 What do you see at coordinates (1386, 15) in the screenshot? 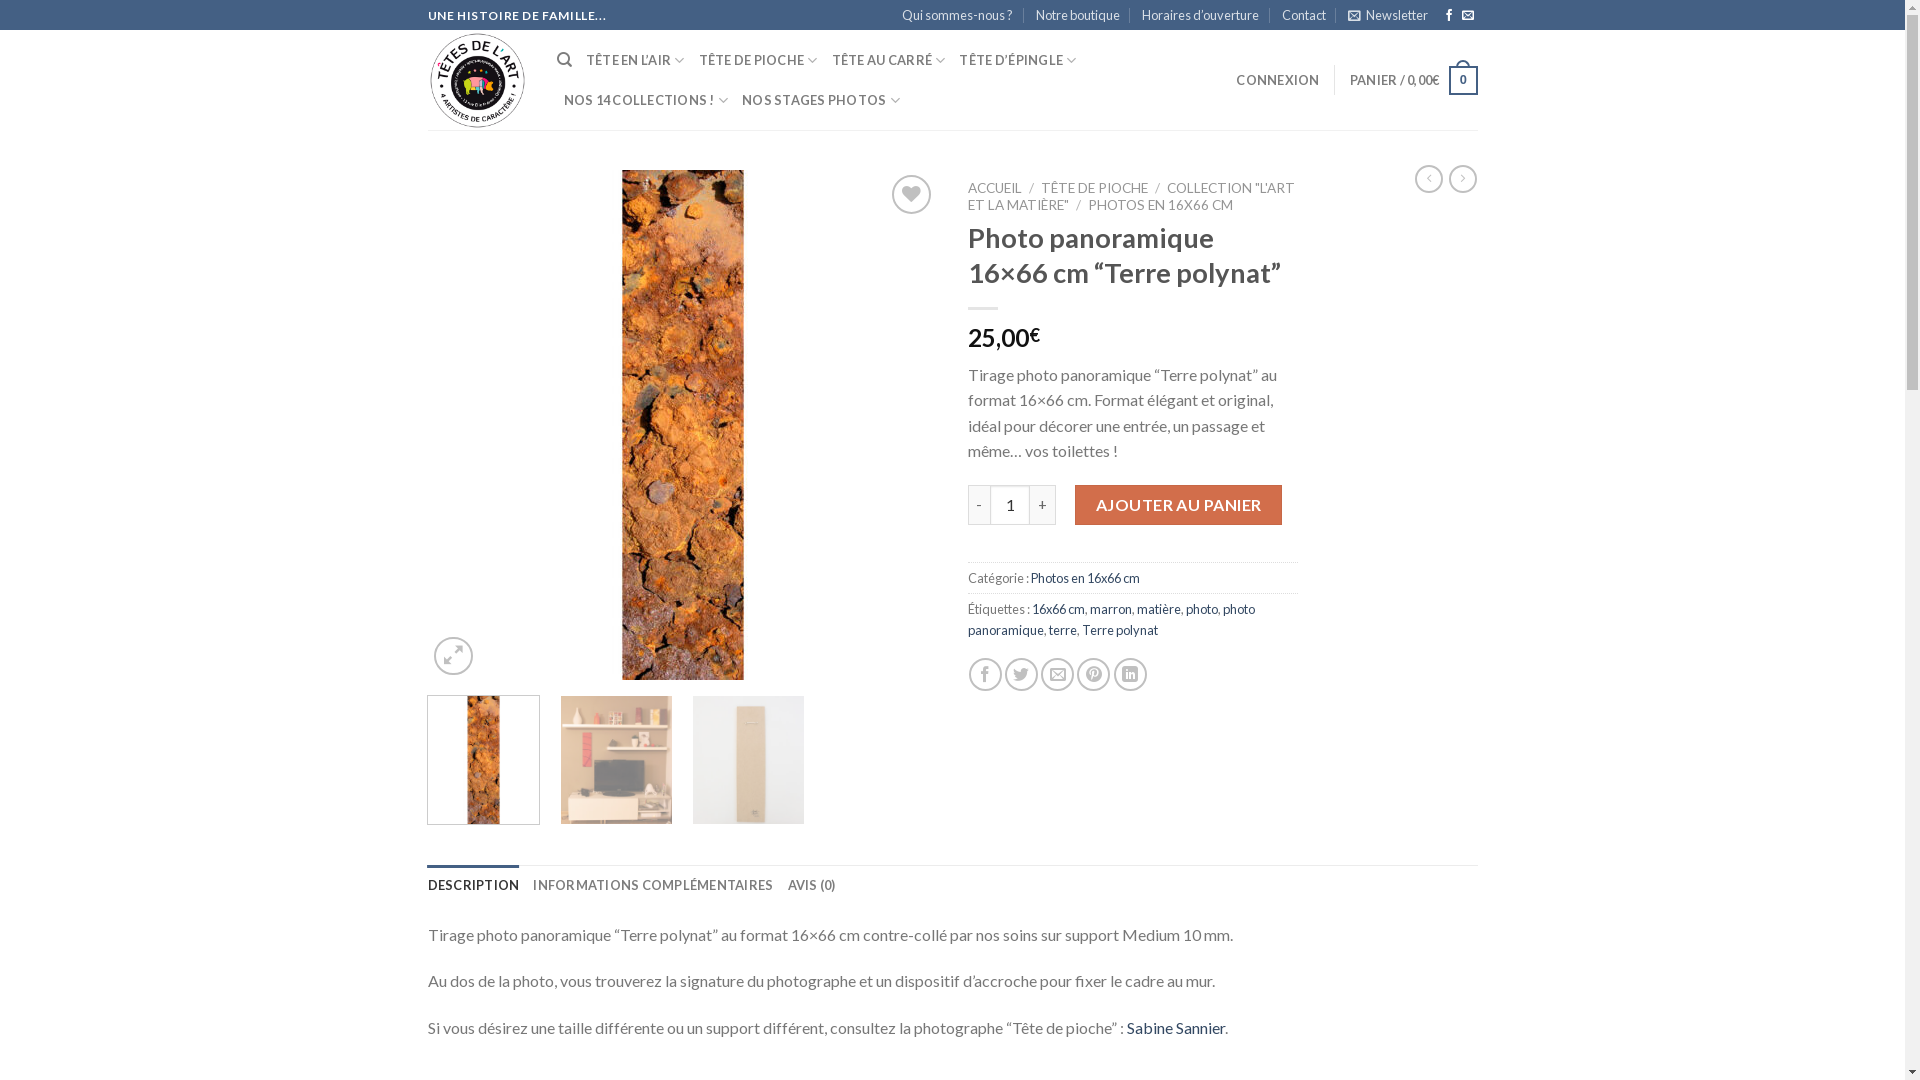
I see `'Newsletter'` at bounding box center [1386, 15].